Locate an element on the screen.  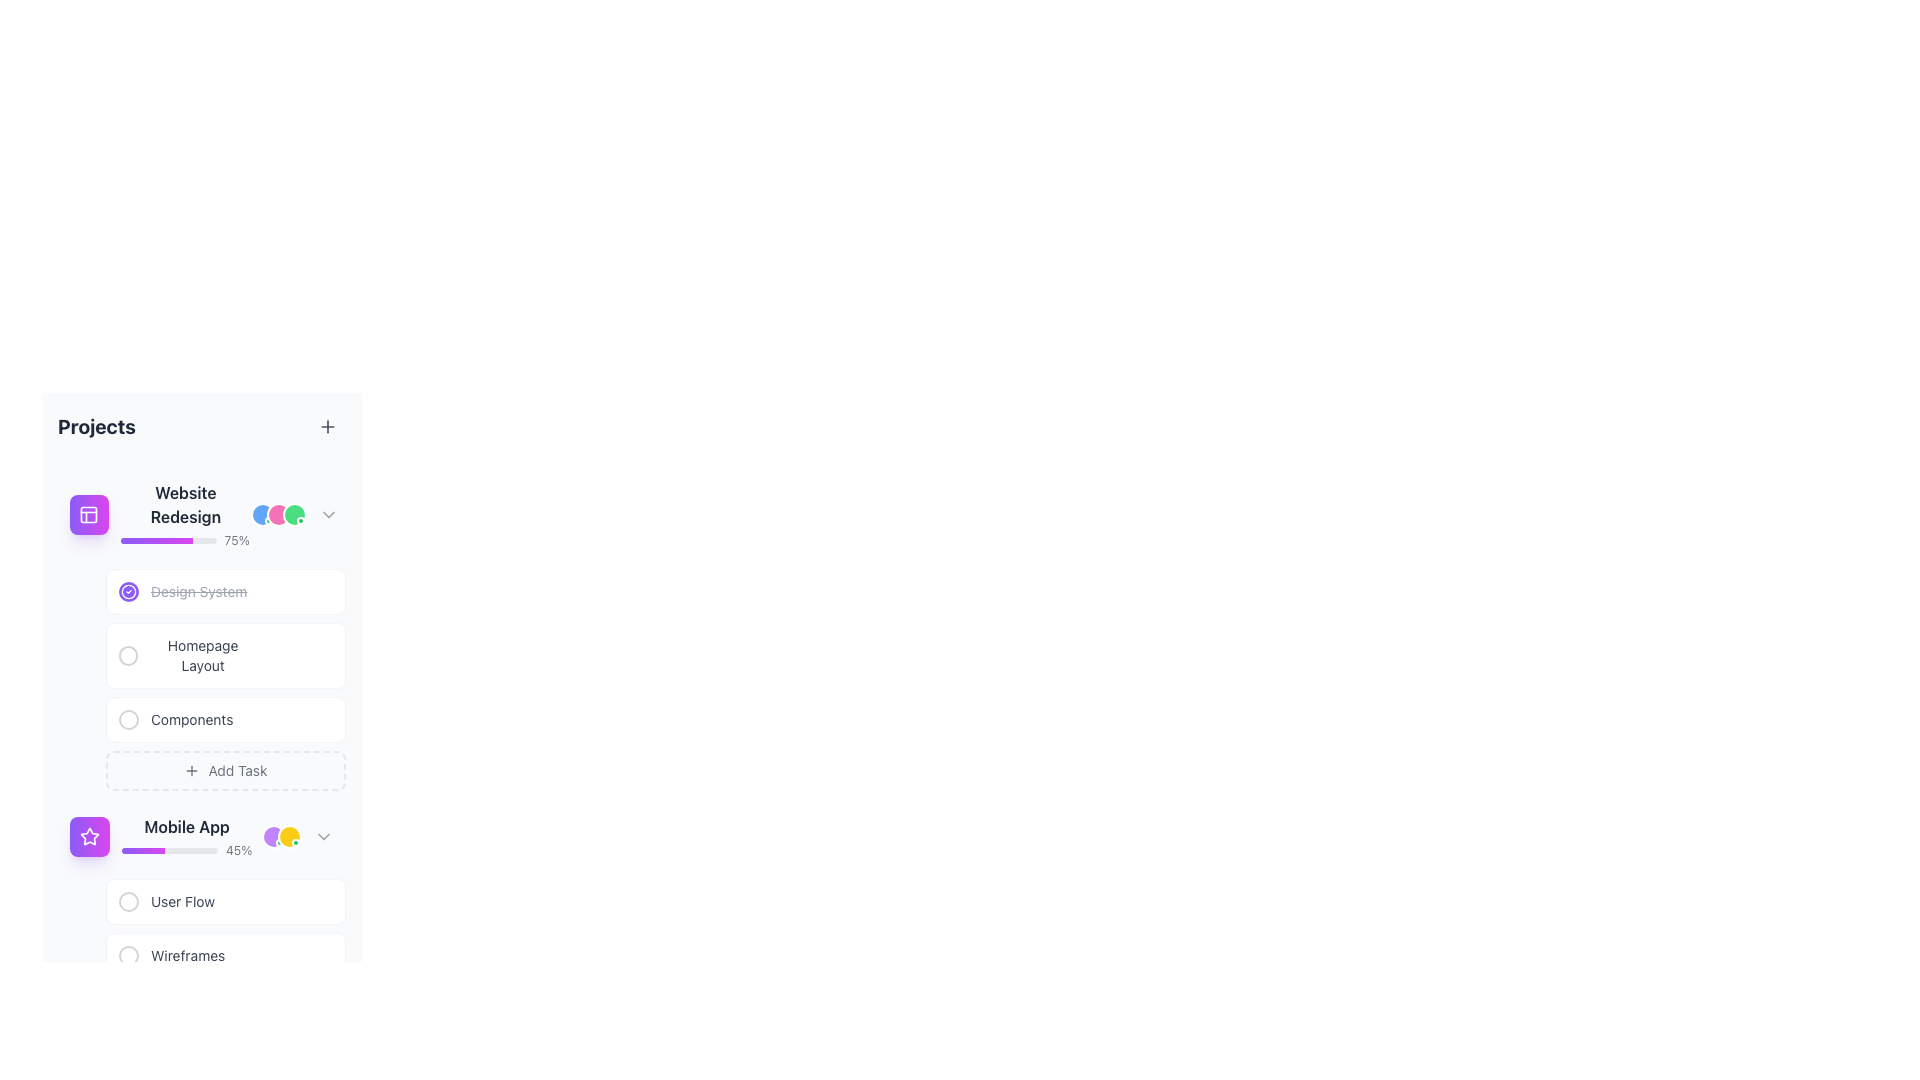
the box of the second task entry in the selectable list under the 'Mobile App' section is located at coordinates (225, 951).